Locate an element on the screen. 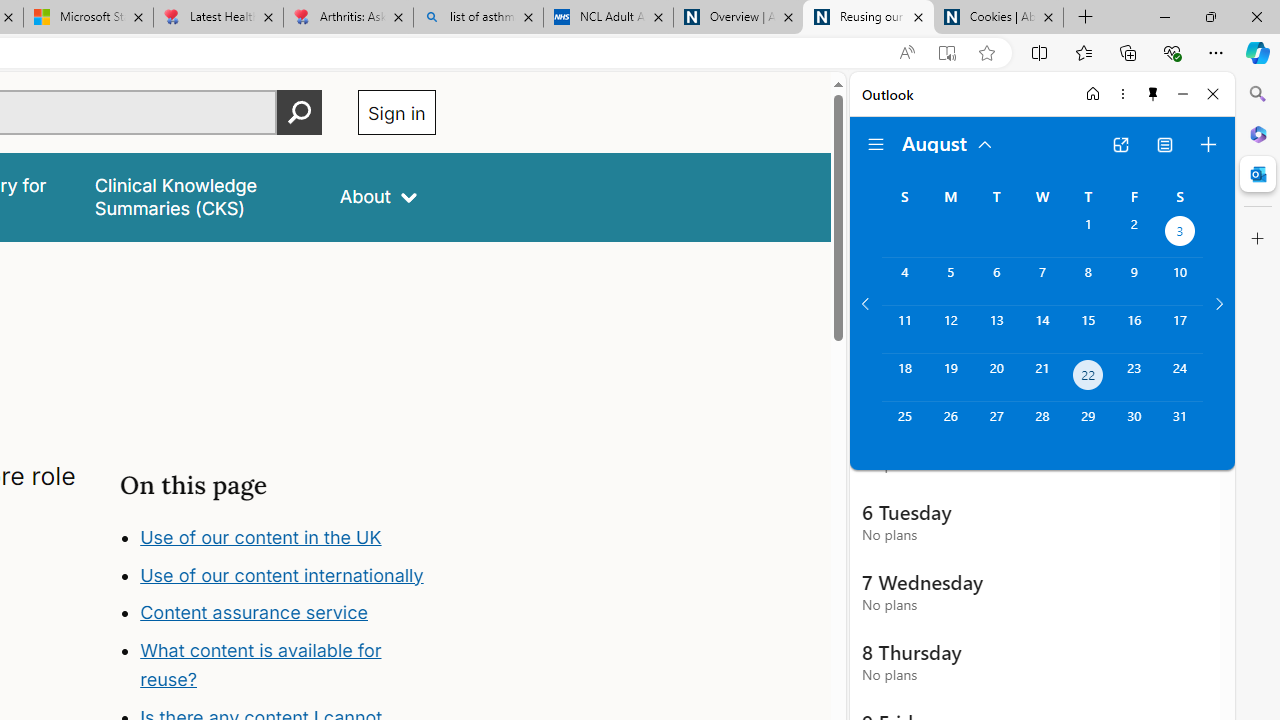 The width and height of the screenshot is (1280, 720). 'Tuesday, August 20, 2024. ' is located at coordinates (996, 377).